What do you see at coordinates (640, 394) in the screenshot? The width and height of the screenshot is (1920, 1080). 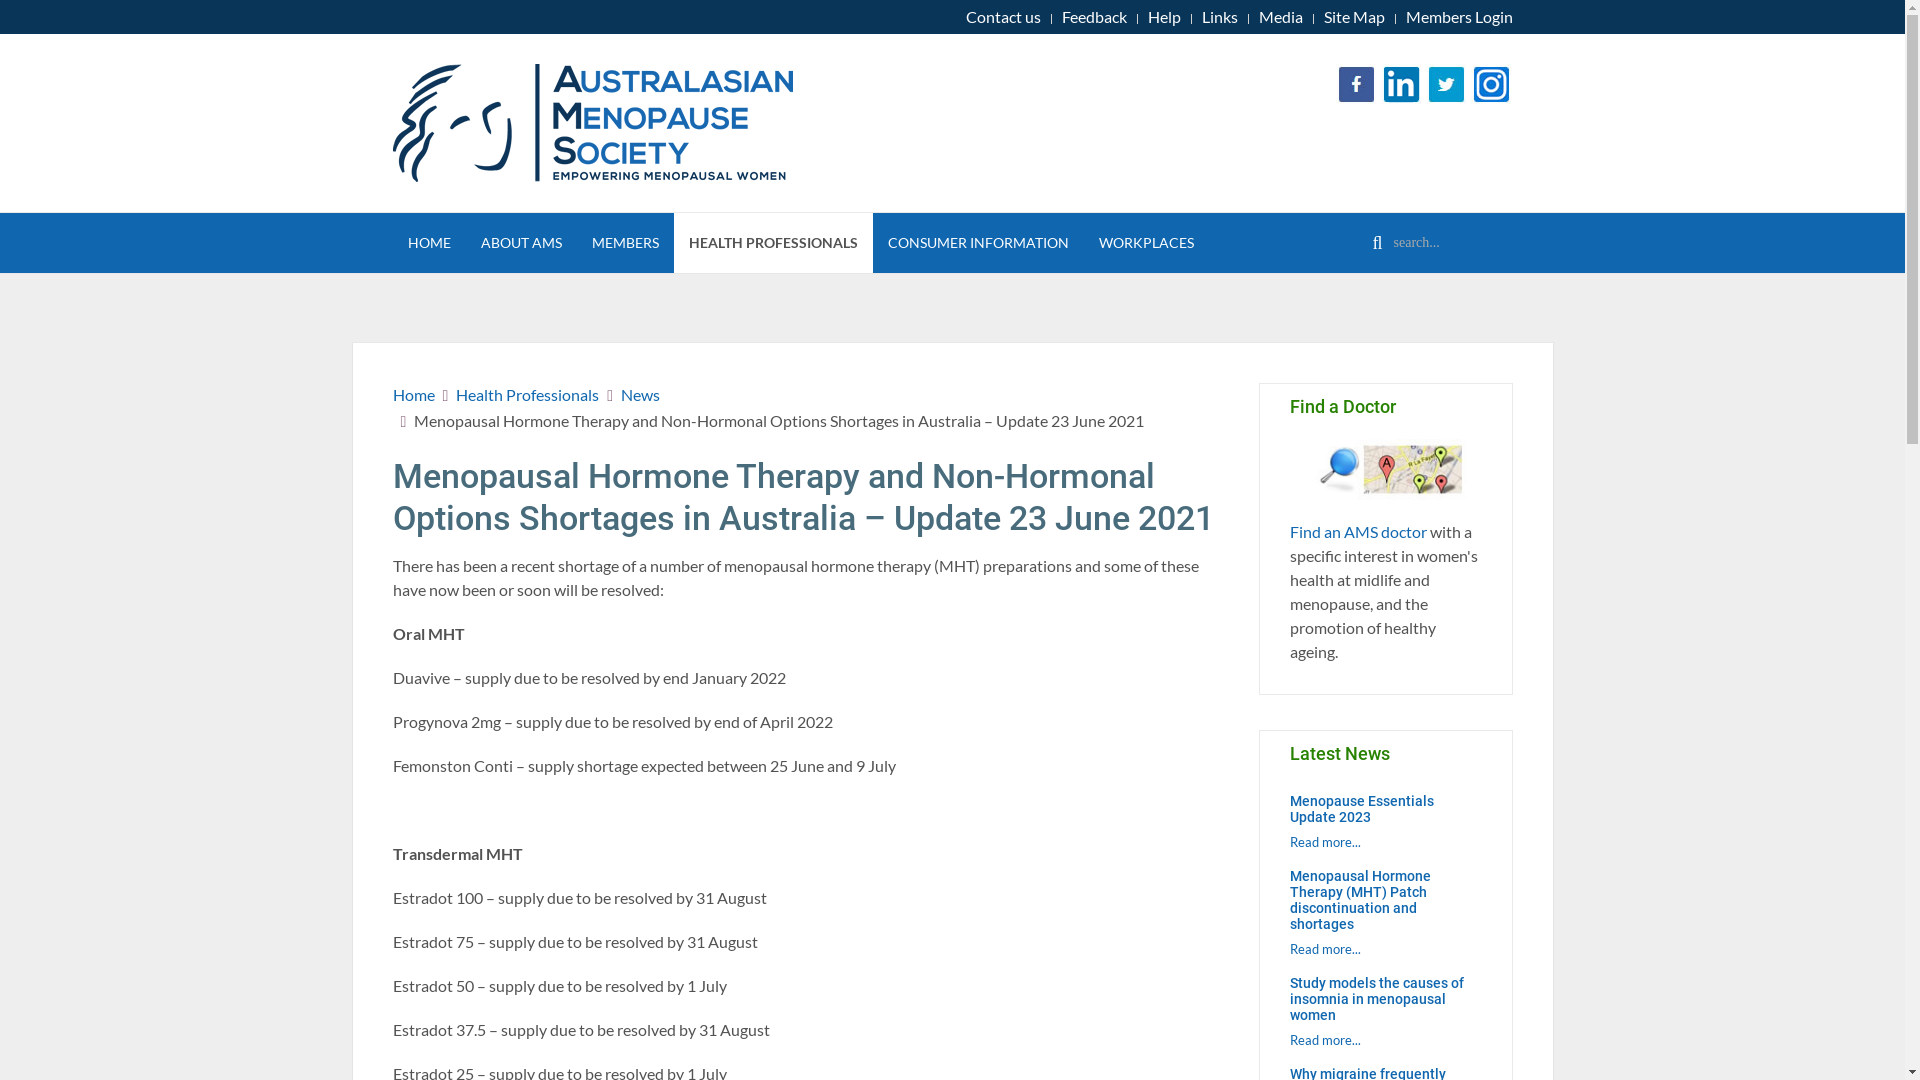 I see `'News'` at bounding box center [640, 394].